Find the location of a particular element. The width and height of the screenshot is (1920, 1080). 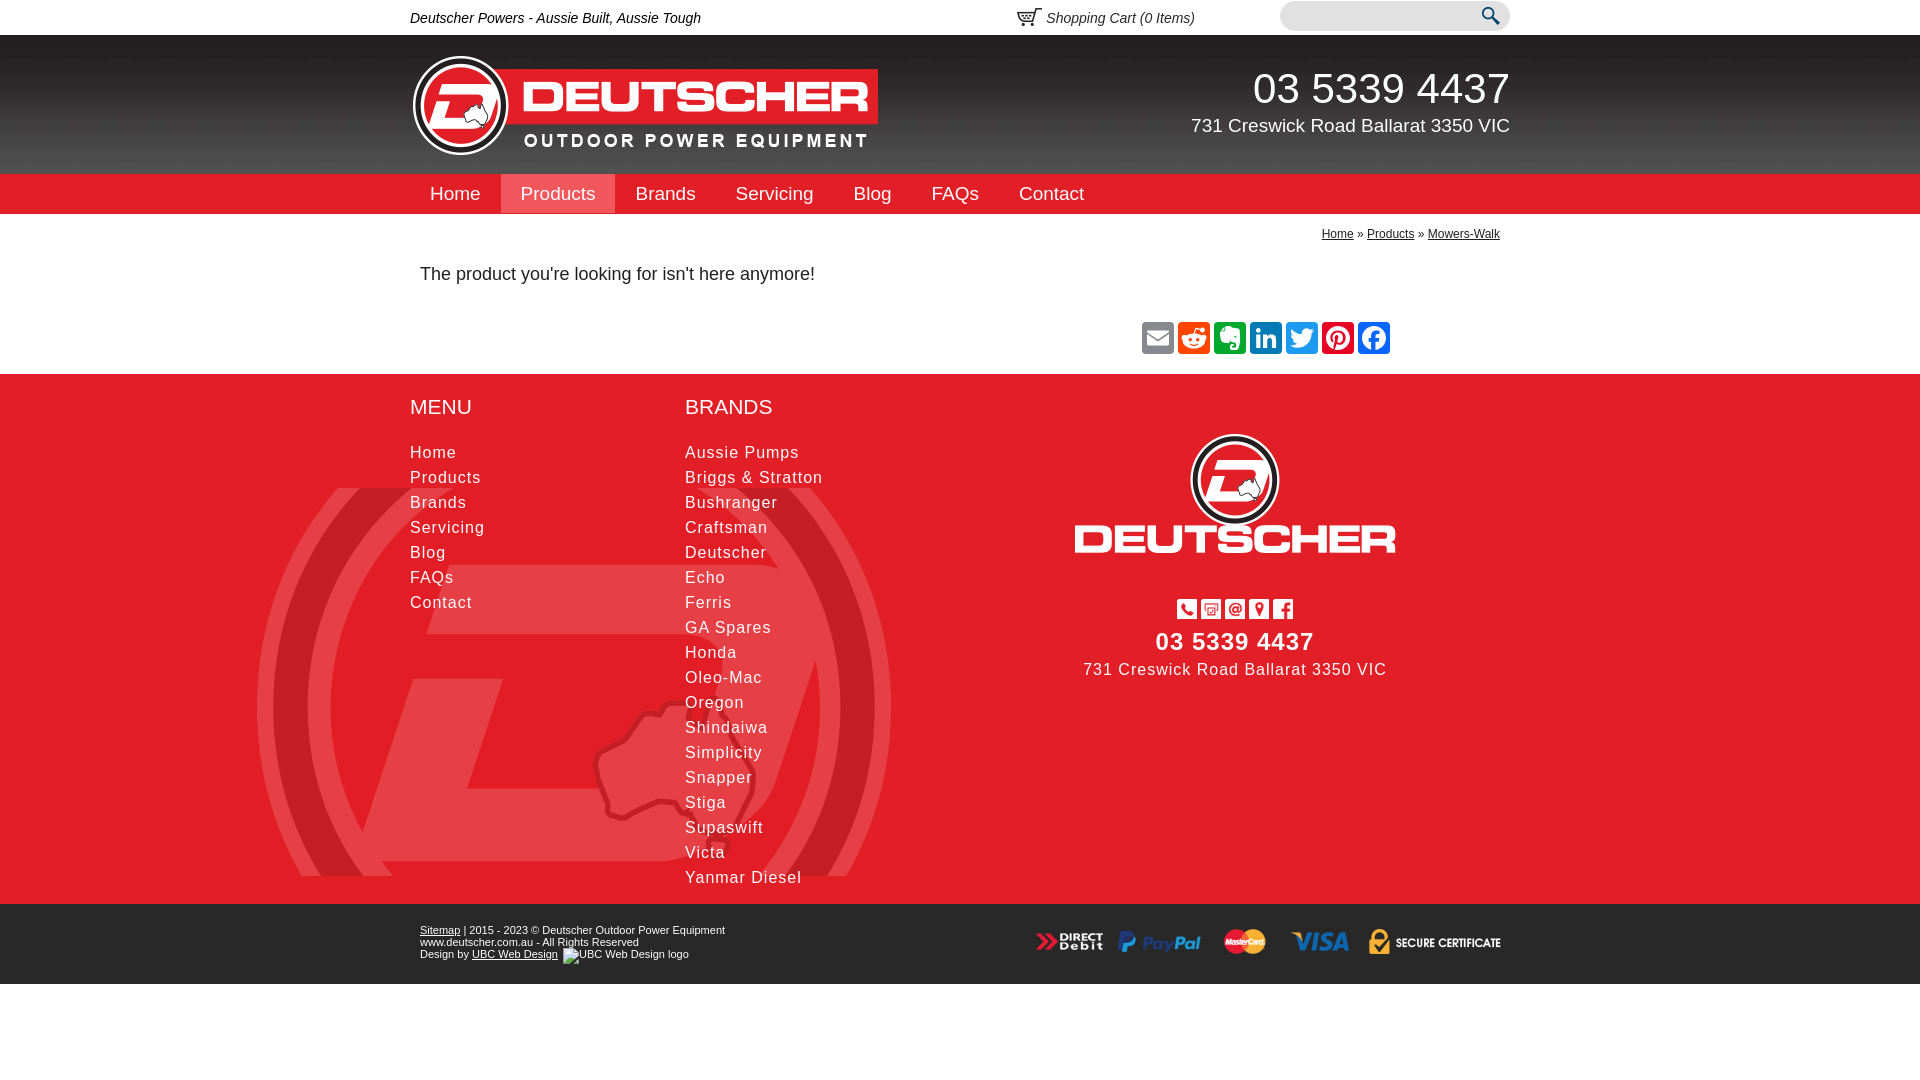

'UBC Web Design' is located at coordinates (514, 952).